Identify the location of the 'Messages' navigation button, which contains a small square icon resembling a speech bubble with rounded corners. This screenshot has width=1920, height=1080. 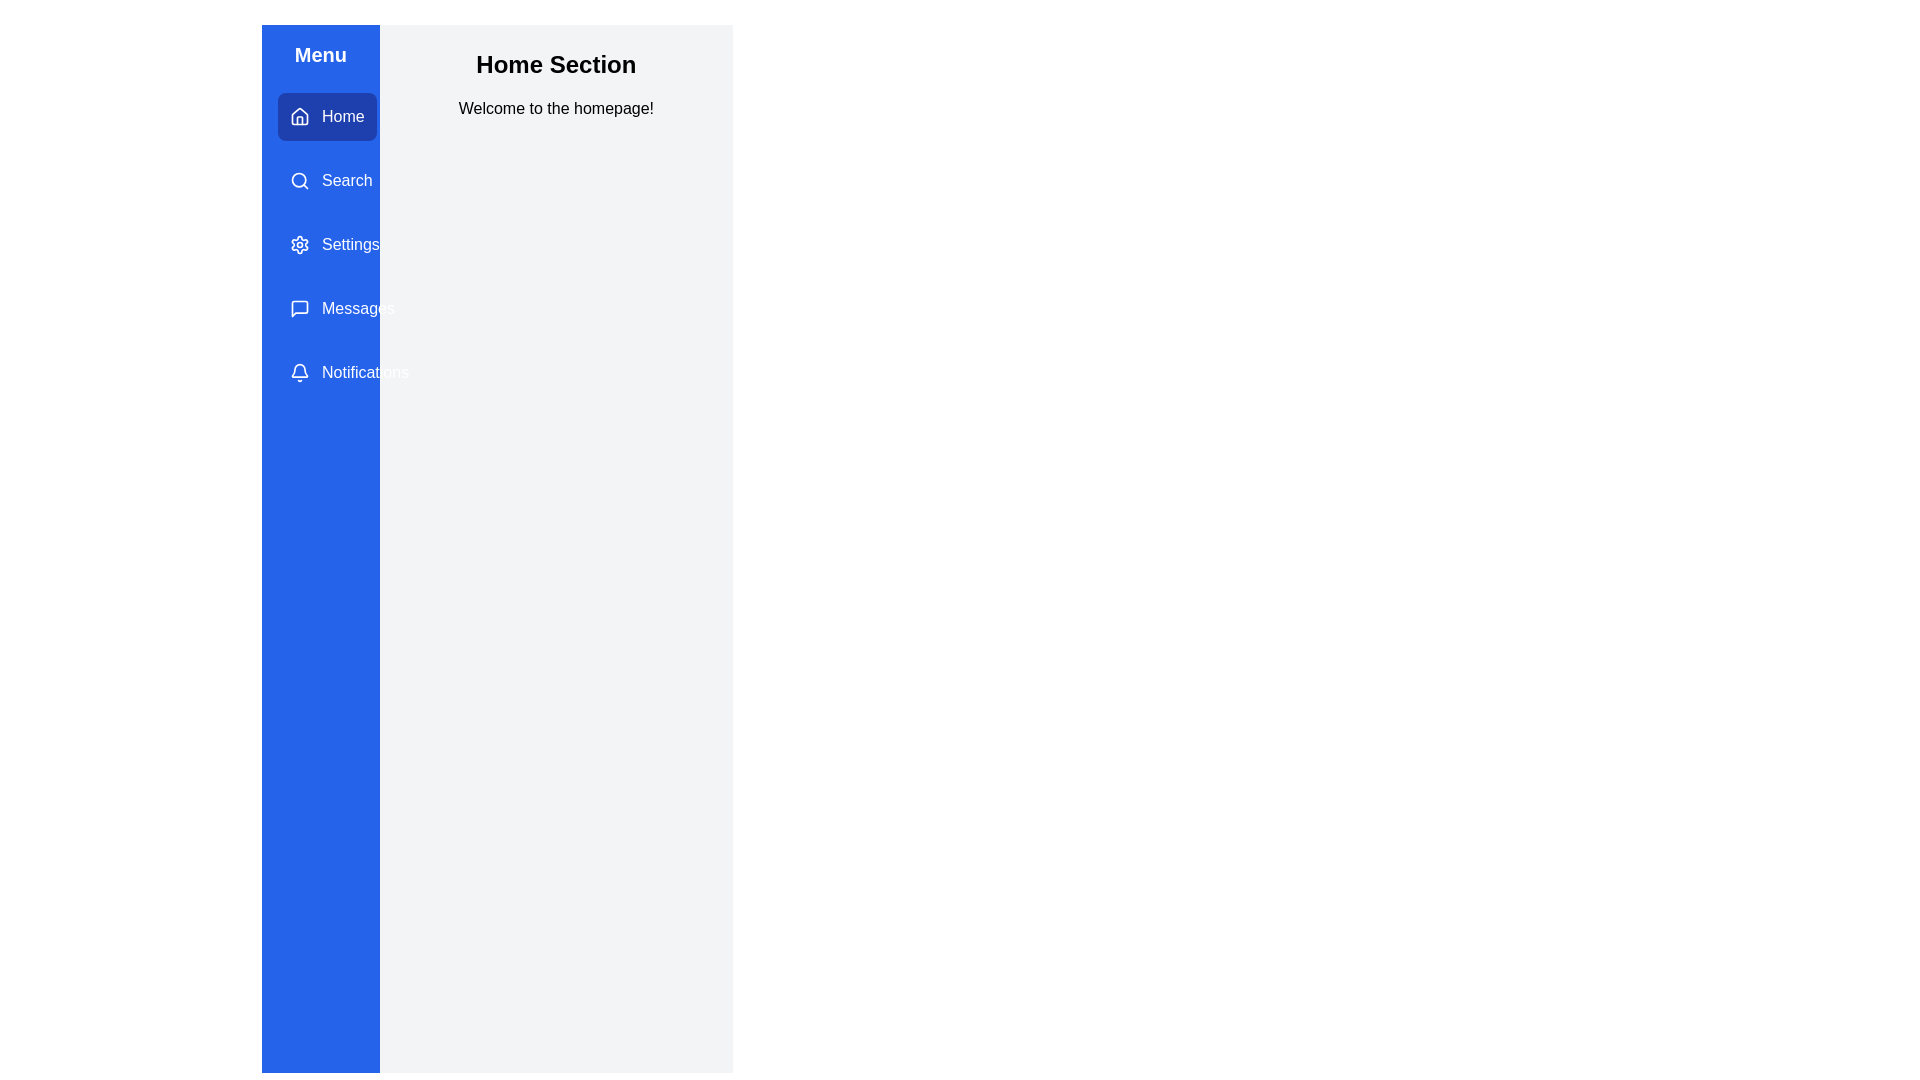
(298, 308).